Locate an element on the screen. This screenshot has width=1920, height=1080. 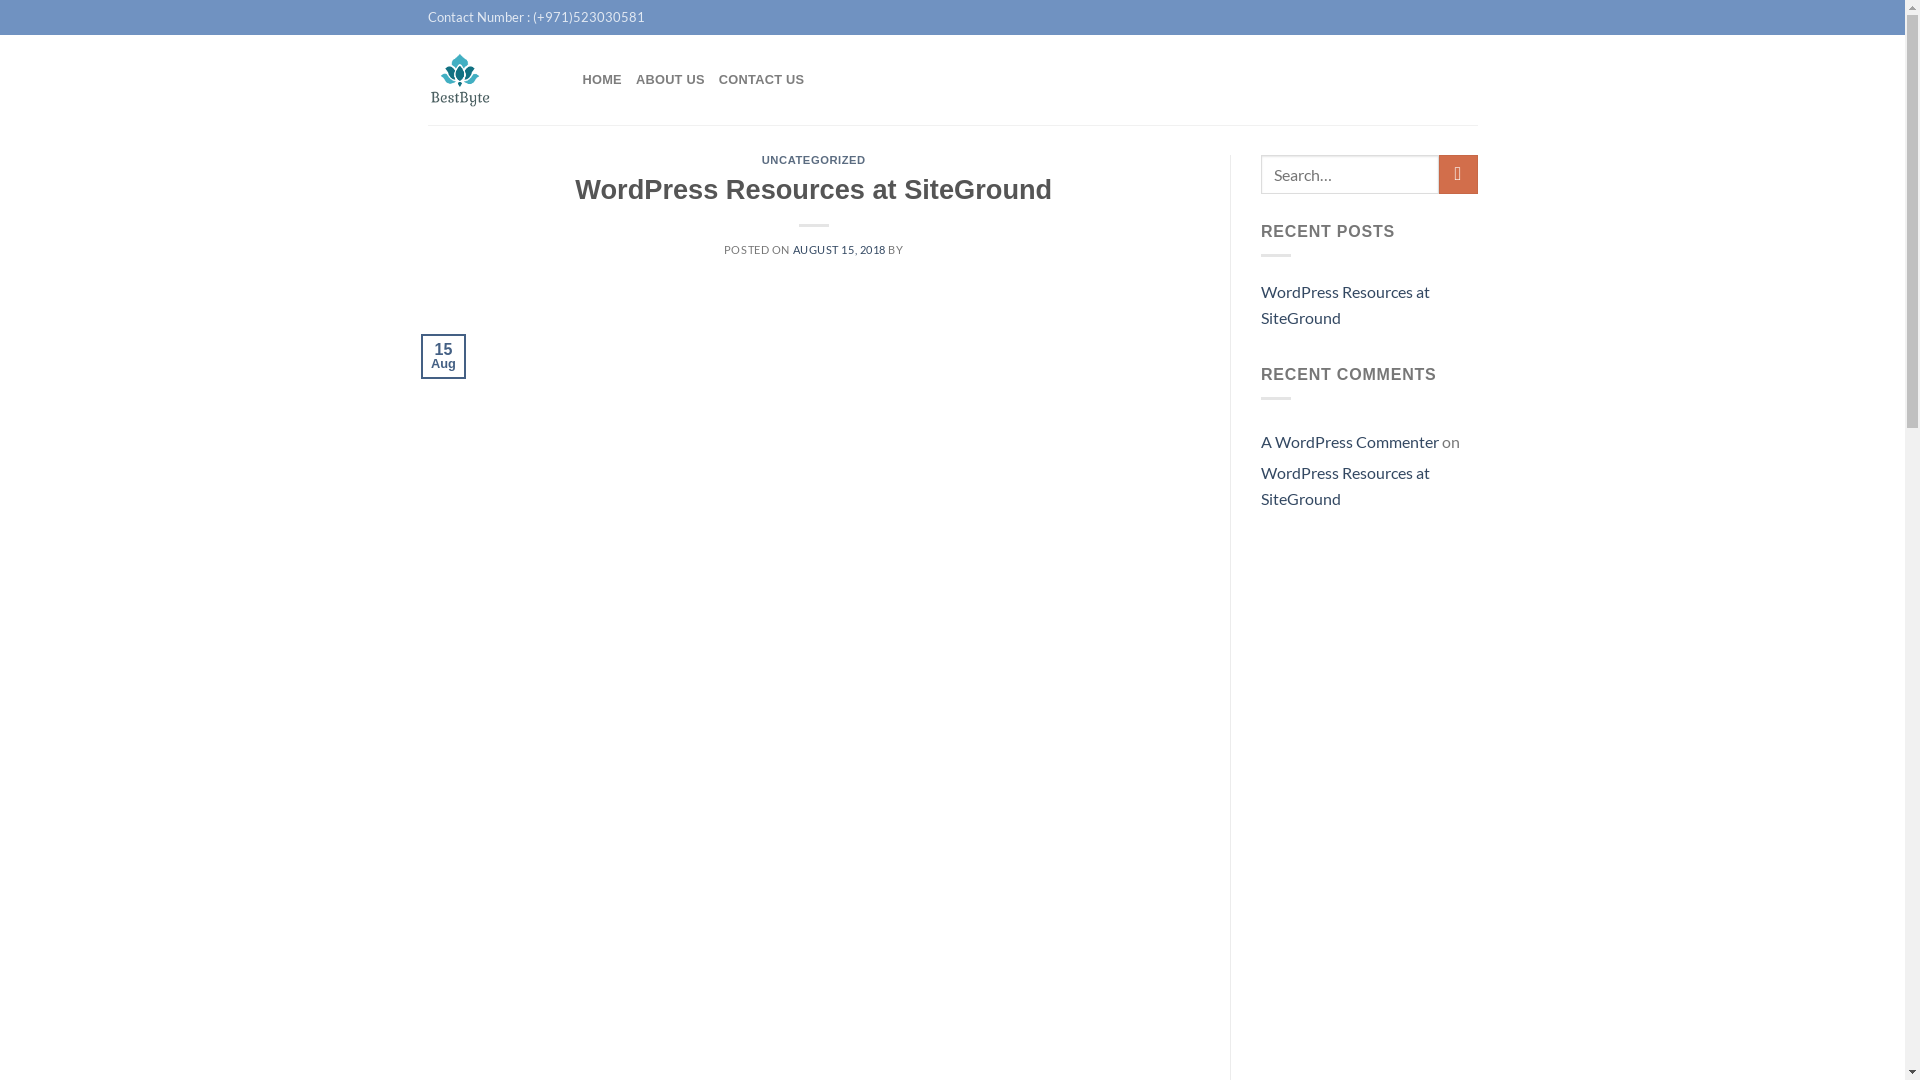
'CONTACT US' is located at coordinates (761, 79).